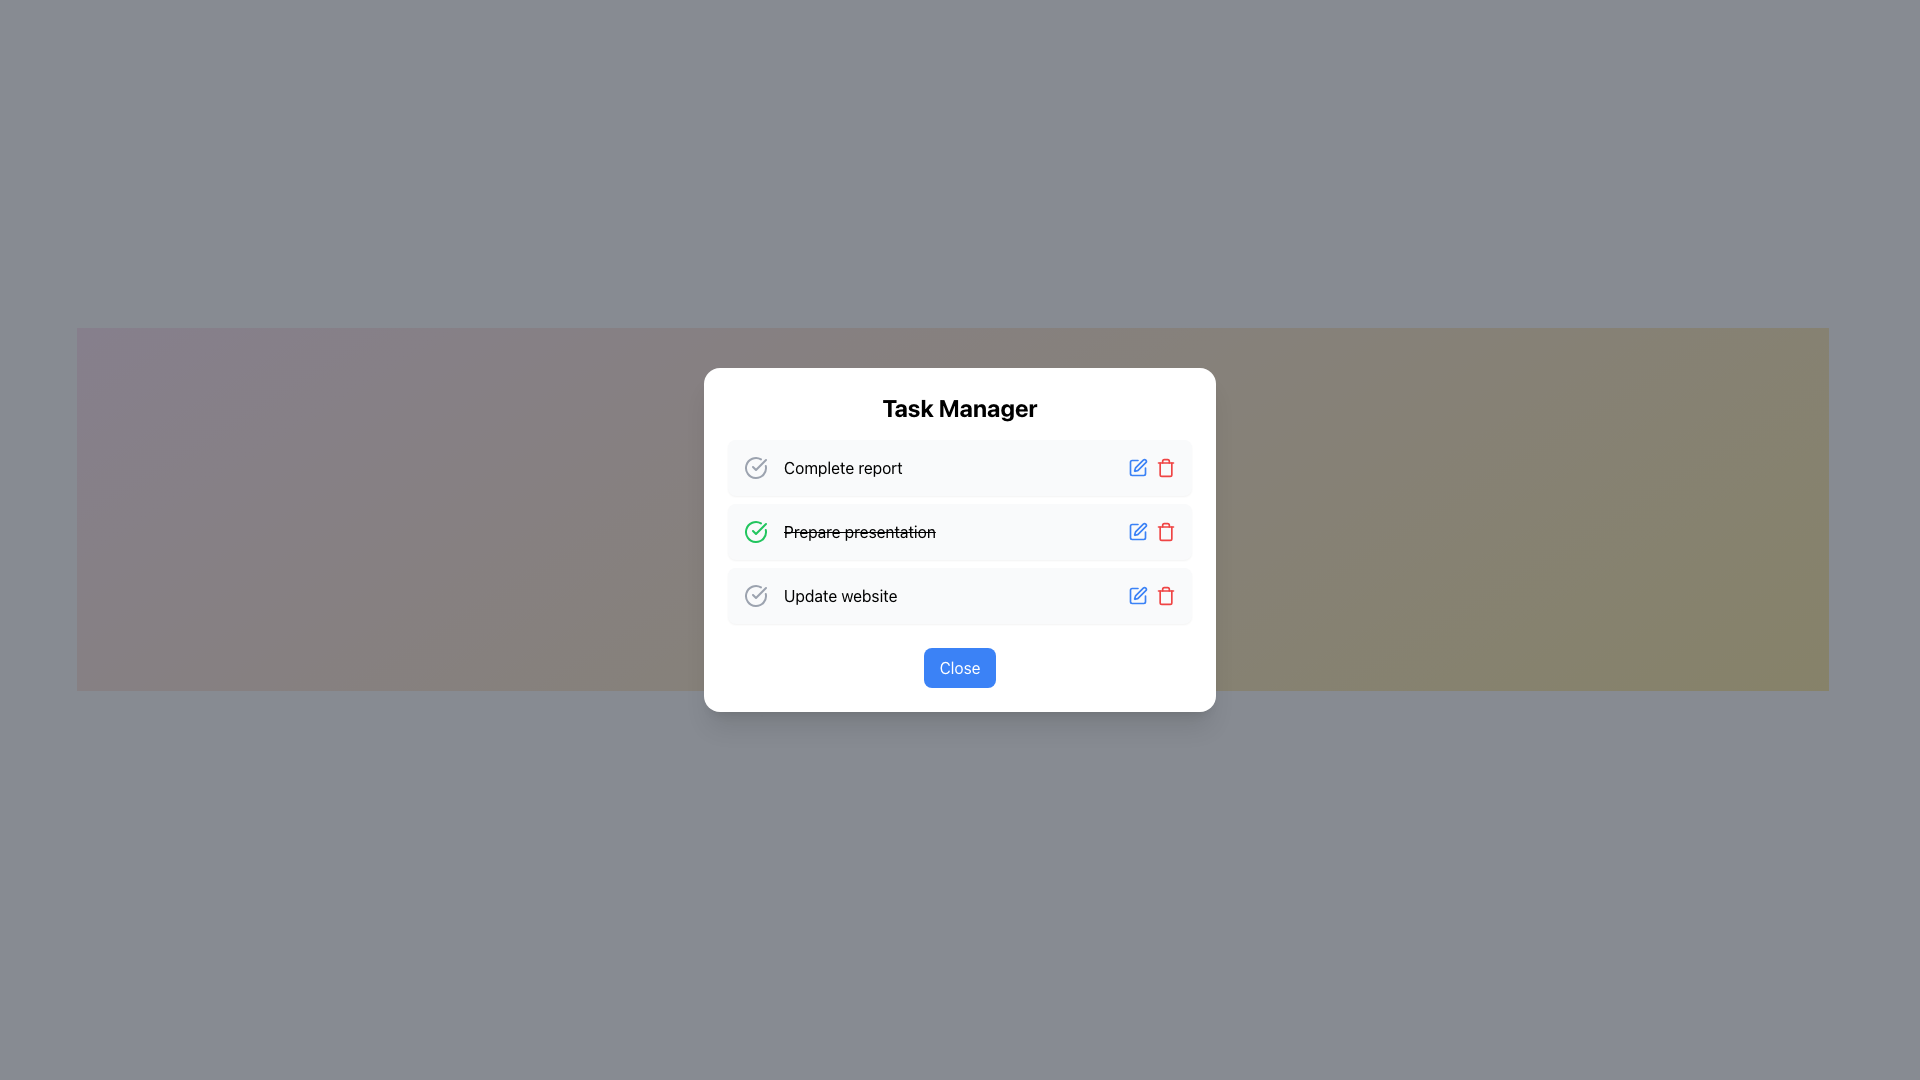  I want to click on the red trash bin icon button located in the task list interface for the task 'Prepare presentation', so click(1166, 531).